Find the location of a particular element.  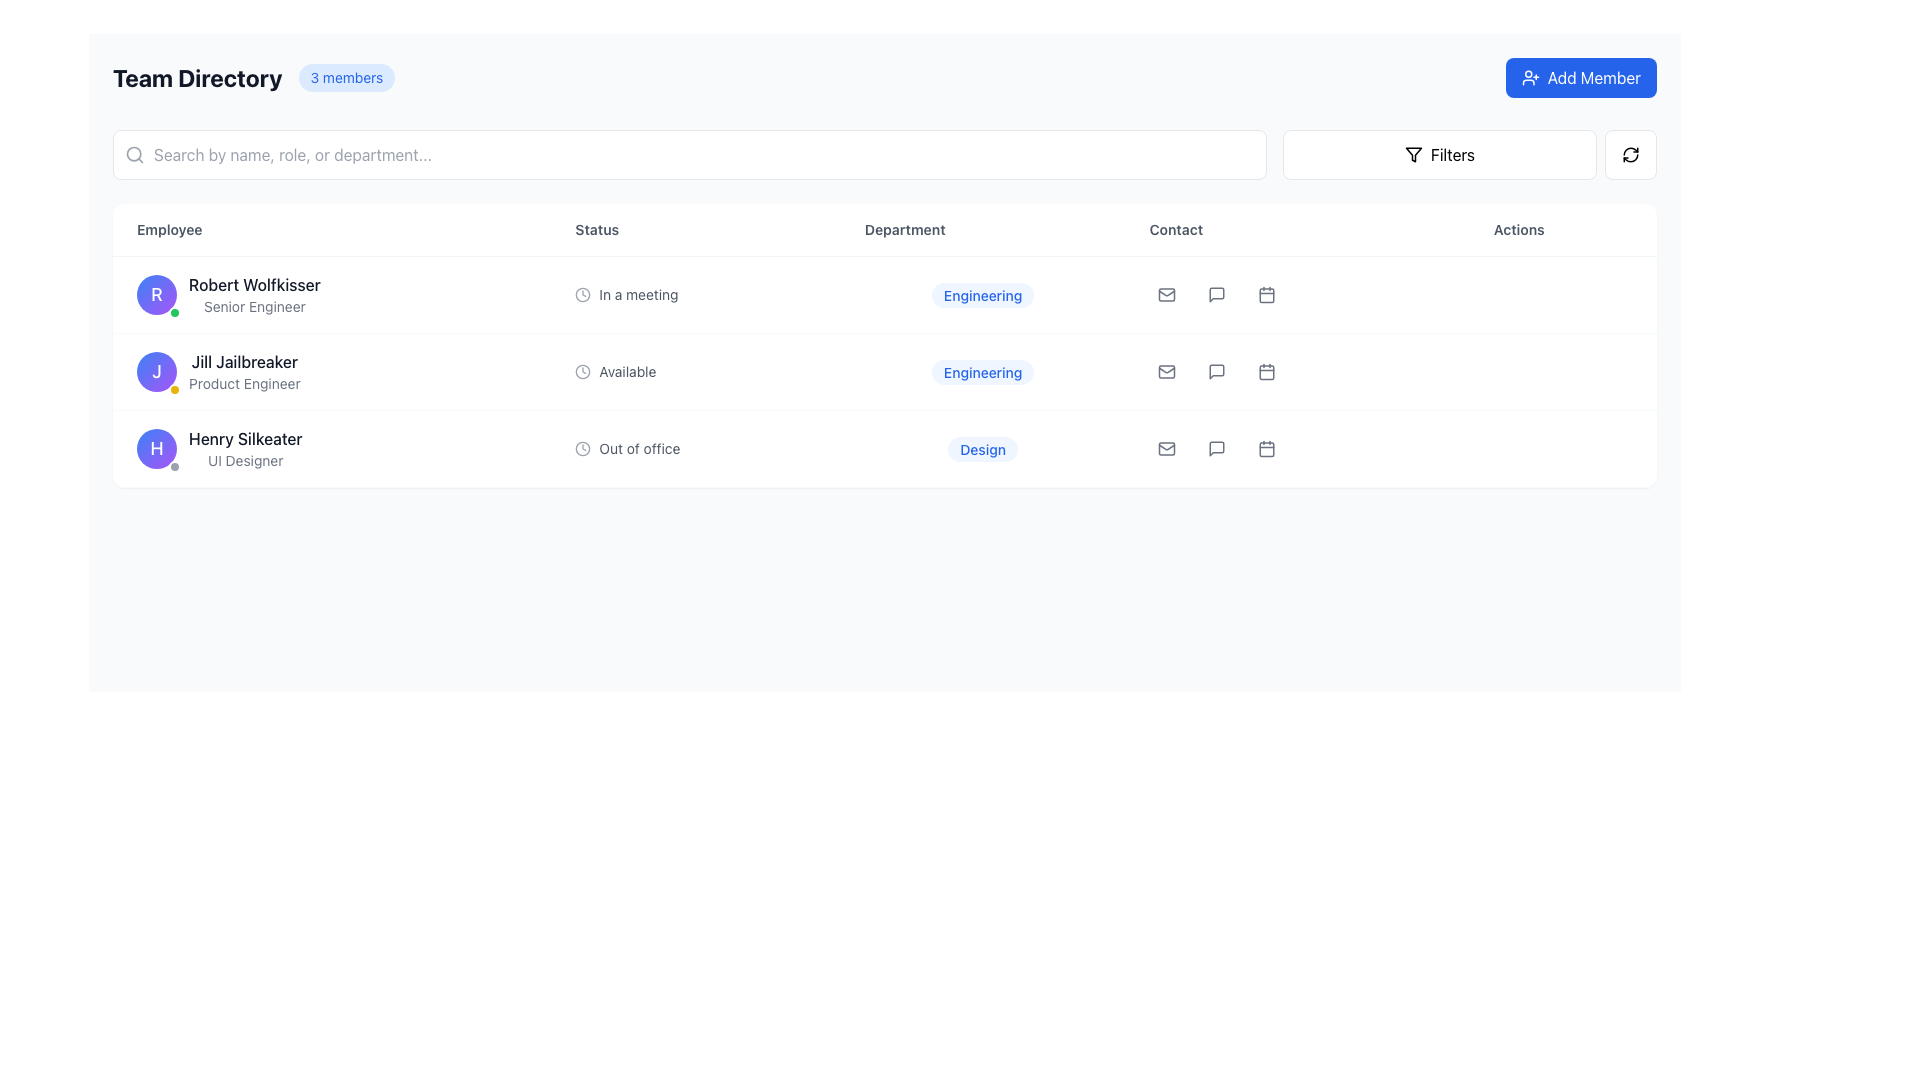

the status indicator associated with the avatar displaying 'J', located at the bottom-right part of the avatar's details is located at coordinates (174, 389).